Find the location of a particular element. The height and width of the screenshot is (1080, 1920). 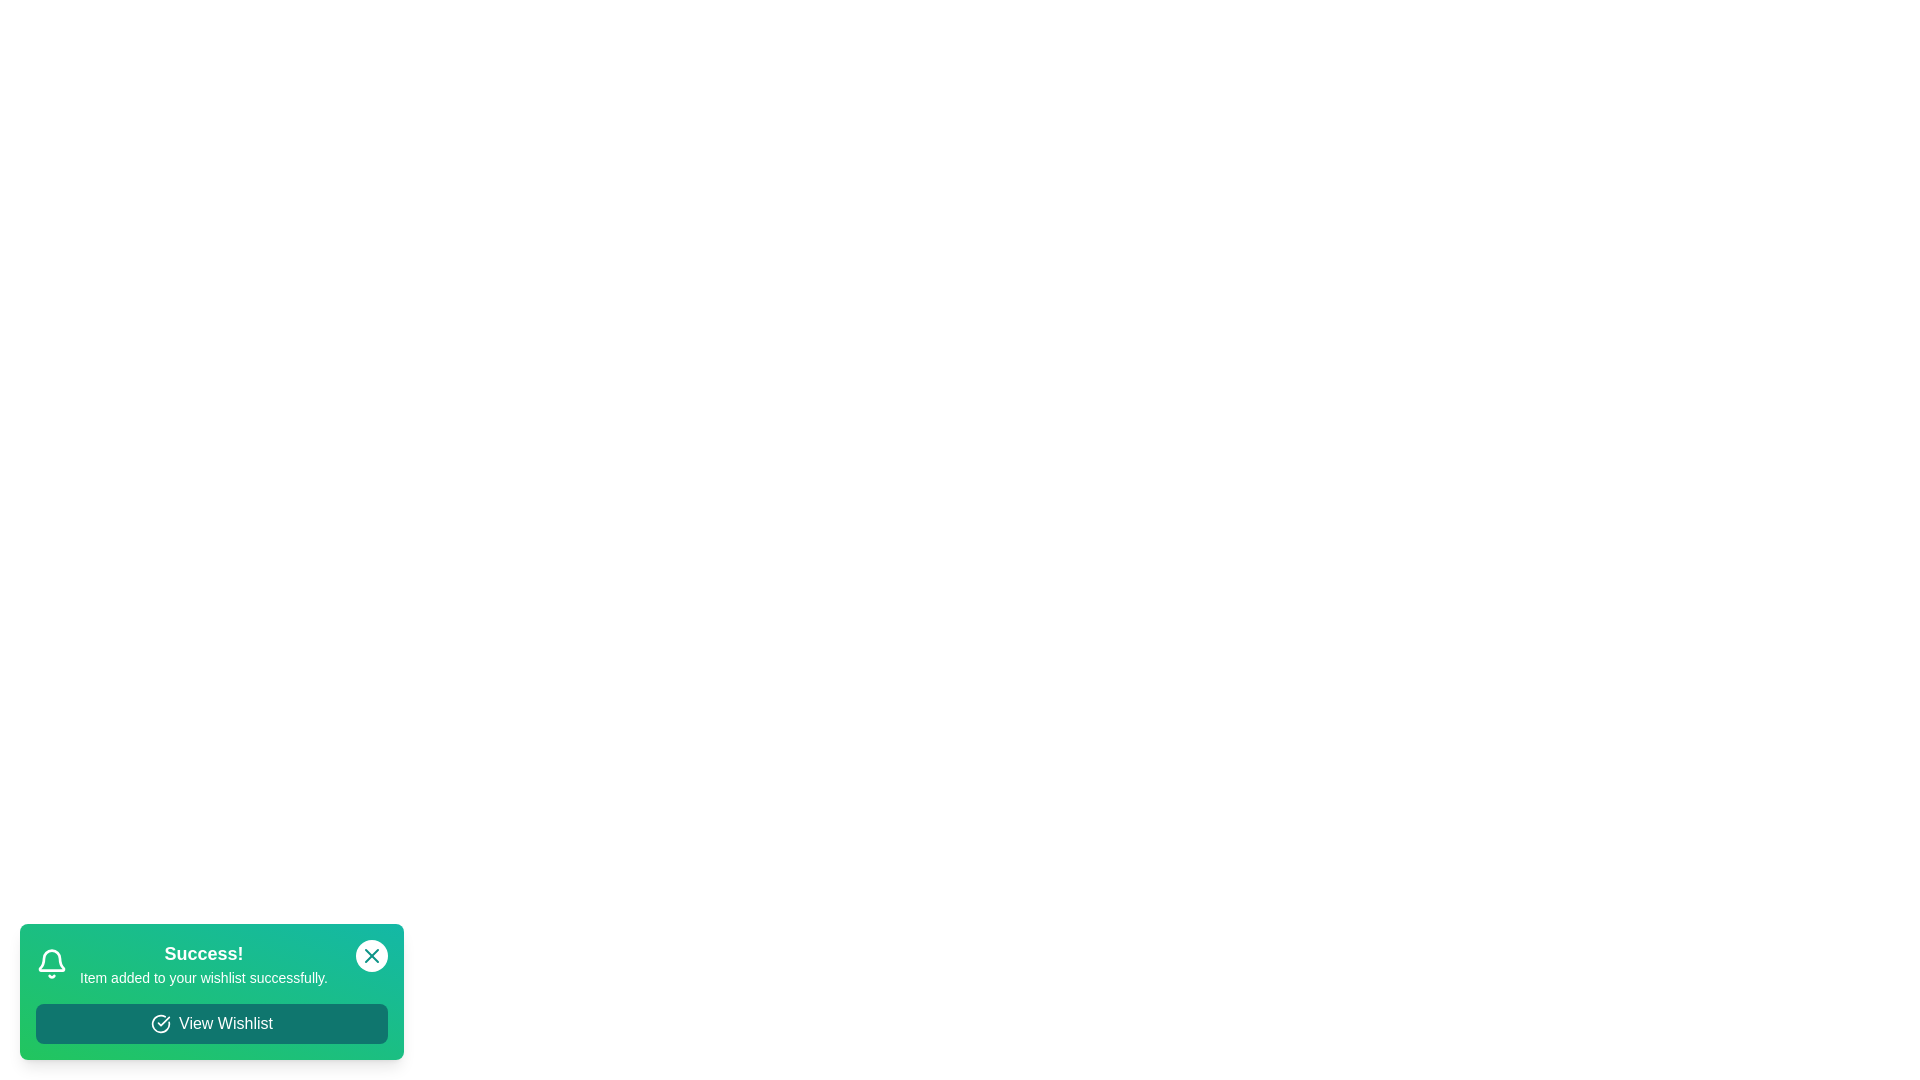

'View Wishlist' button to view the wishlist is located at coordinates (211, 1023).